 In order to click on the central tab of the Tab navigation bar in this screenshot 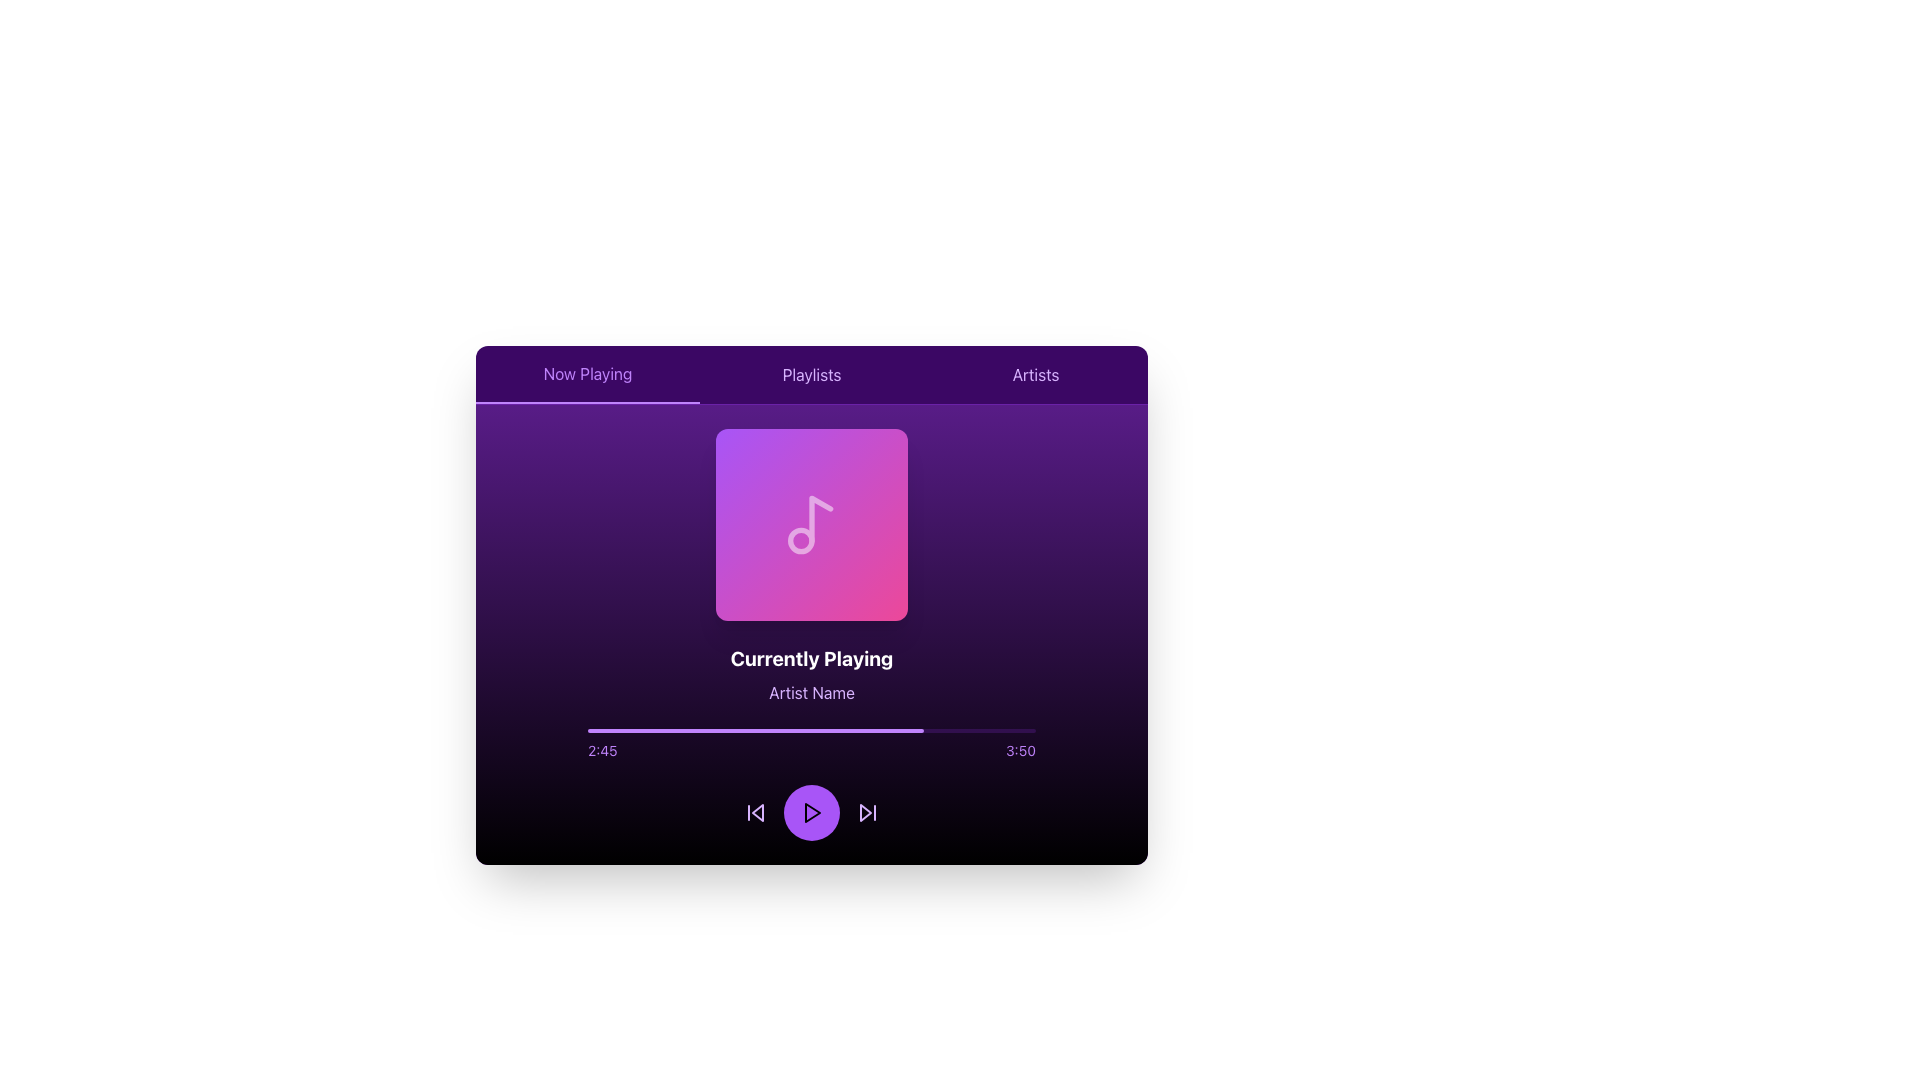, I will do `click(811, 374)`.